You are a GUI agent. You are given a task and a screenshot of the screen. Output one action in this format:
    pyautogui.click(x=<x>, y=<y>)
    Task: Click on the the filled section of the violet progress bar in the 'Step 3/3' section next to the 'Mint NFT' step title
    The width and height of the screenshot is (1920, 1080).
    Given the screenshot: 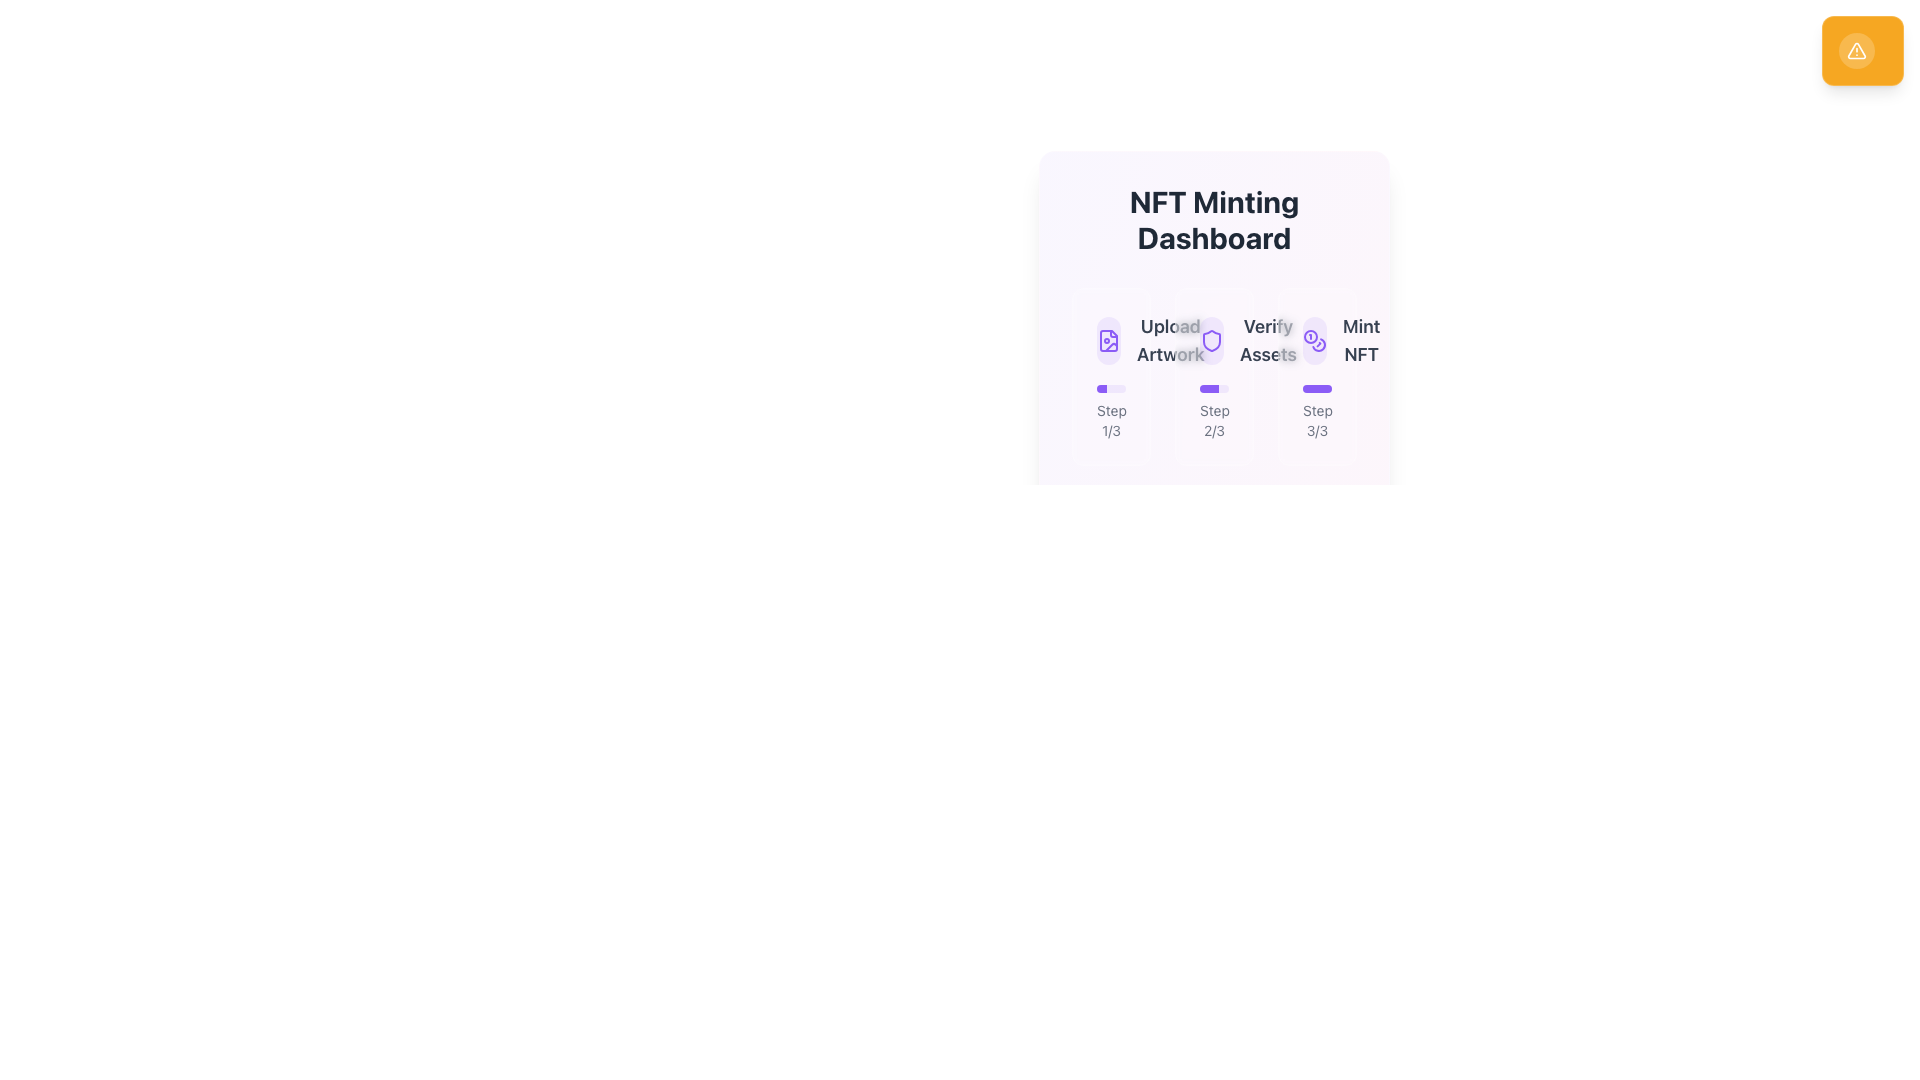 What is the action you would take?
    pyautogui.click(x=1317, y=389)
    